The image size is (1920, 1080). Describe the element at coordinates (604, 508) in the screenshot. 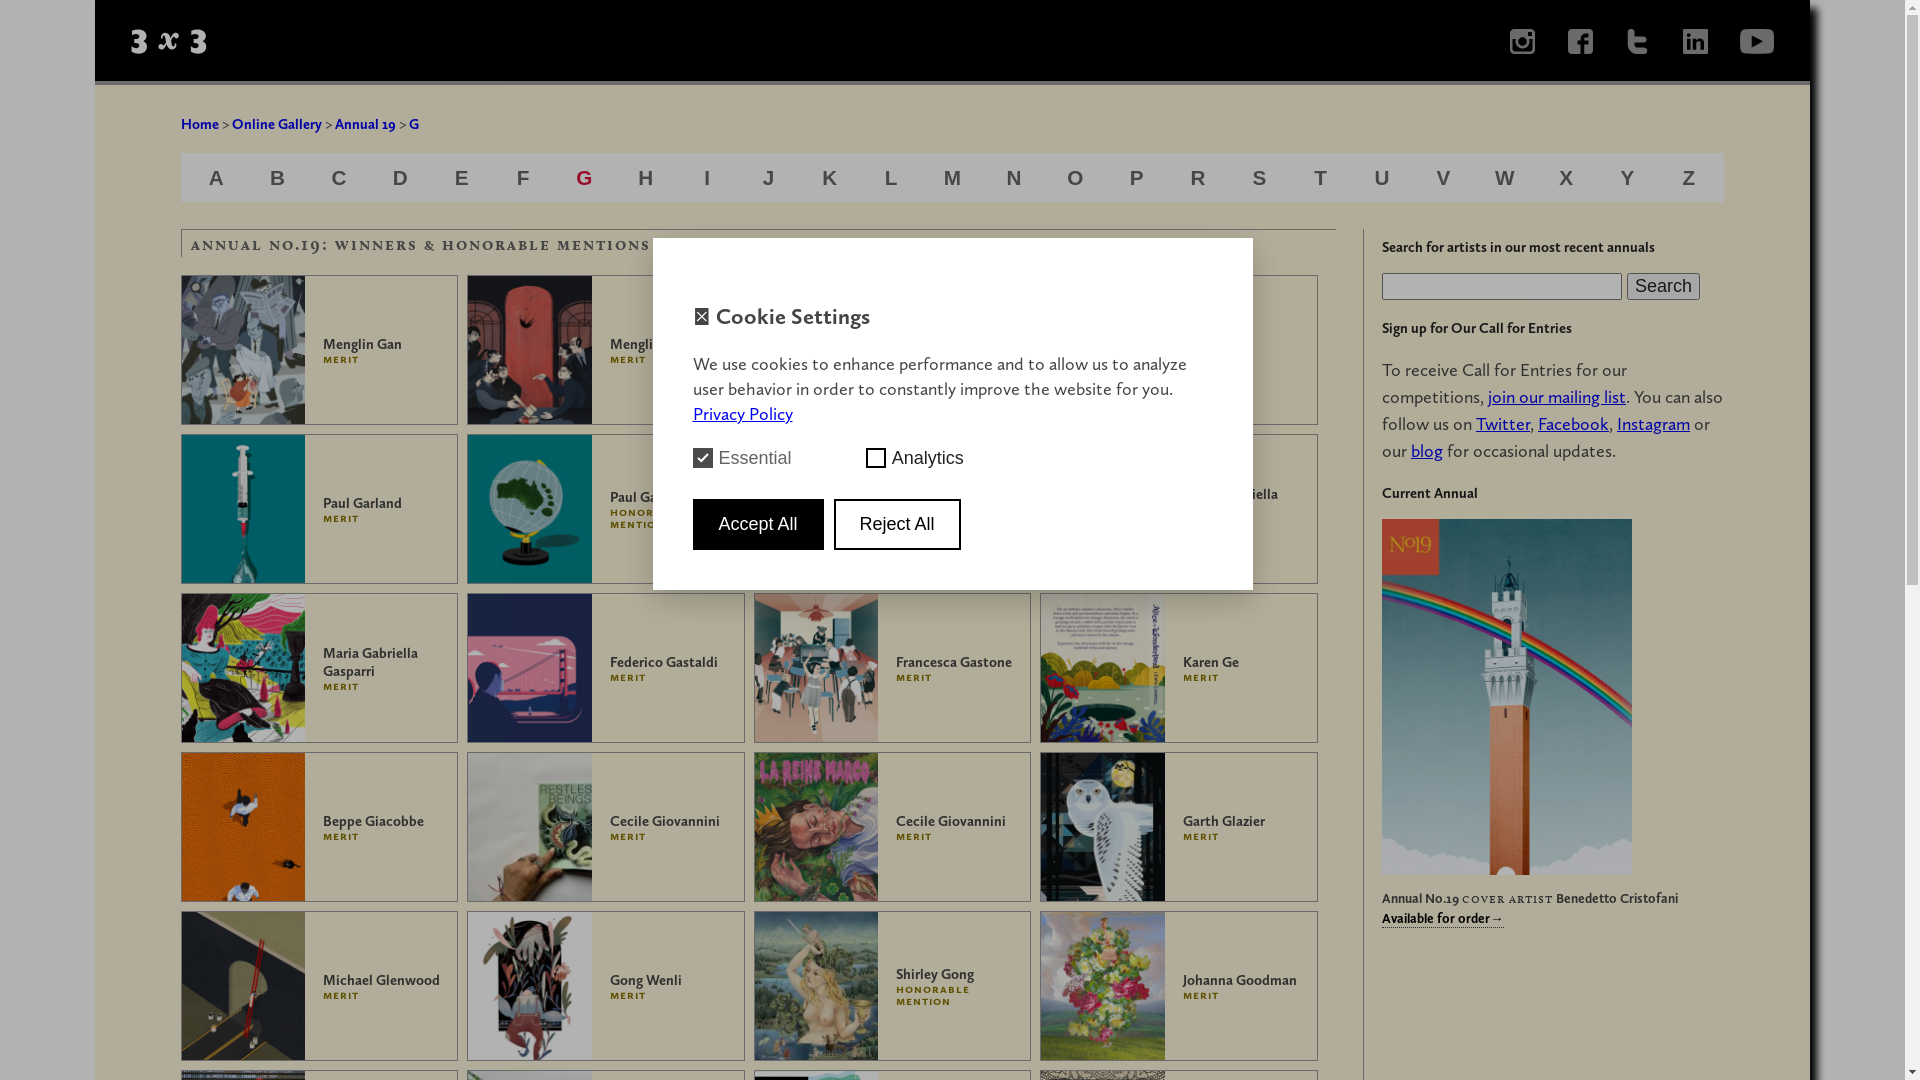

I see `'Paul Garland` at that location.